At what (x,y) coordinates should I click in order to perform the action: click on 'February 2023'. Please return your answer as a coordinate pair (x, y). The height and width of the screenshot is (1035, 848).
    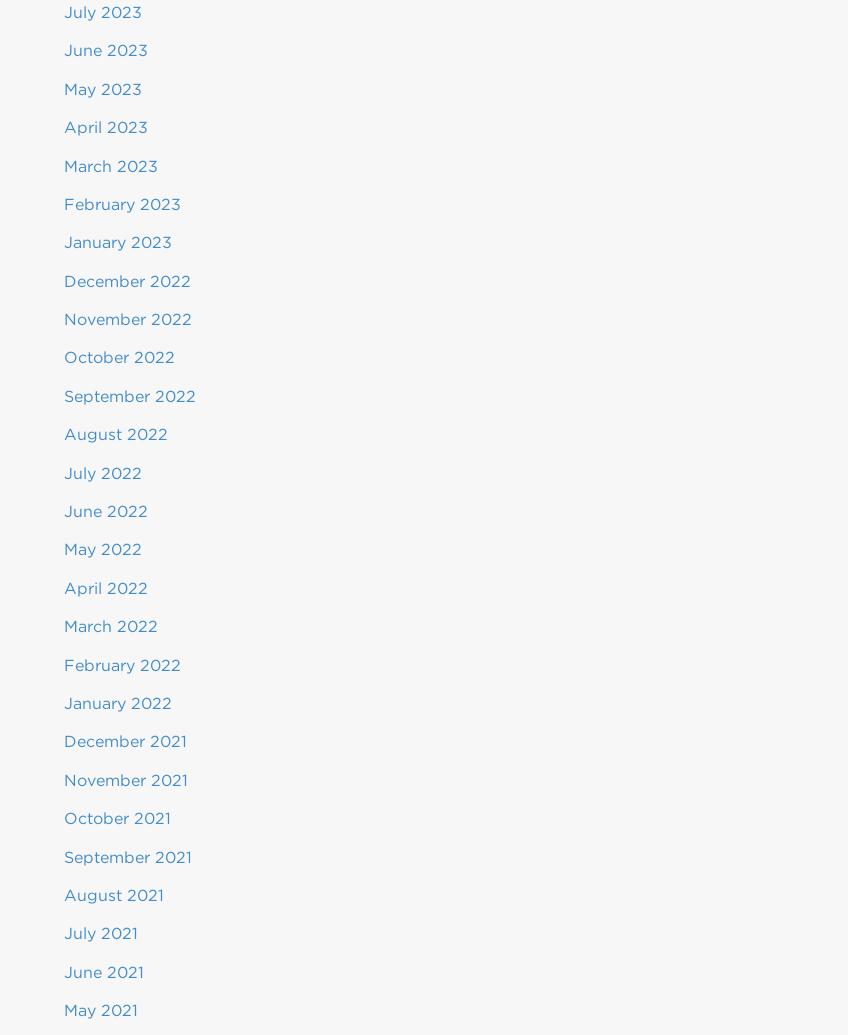
    Looking at the image, I should click on (121, 203).